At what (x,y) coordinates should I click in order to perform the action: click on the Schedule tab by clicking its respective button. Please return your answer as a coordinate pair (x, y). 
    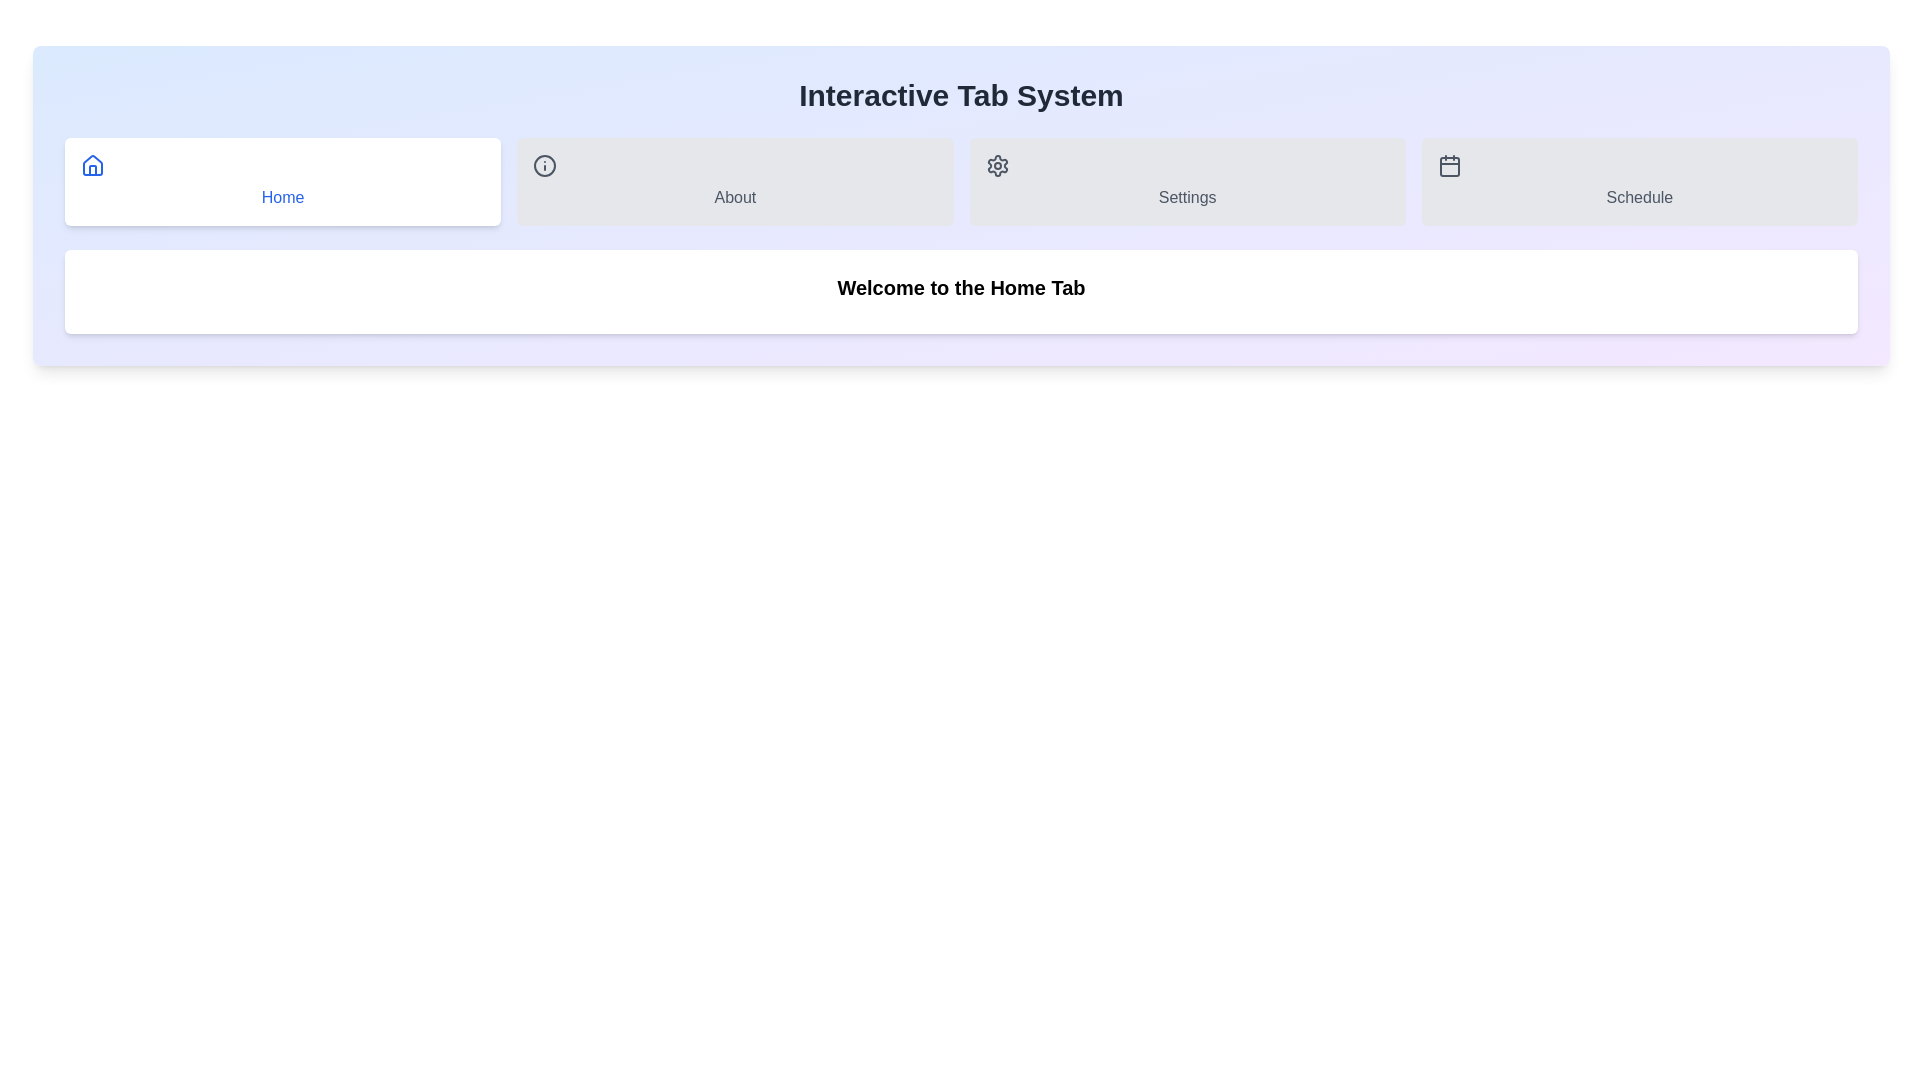
    Looking at the image, I should click on (1638, 181).